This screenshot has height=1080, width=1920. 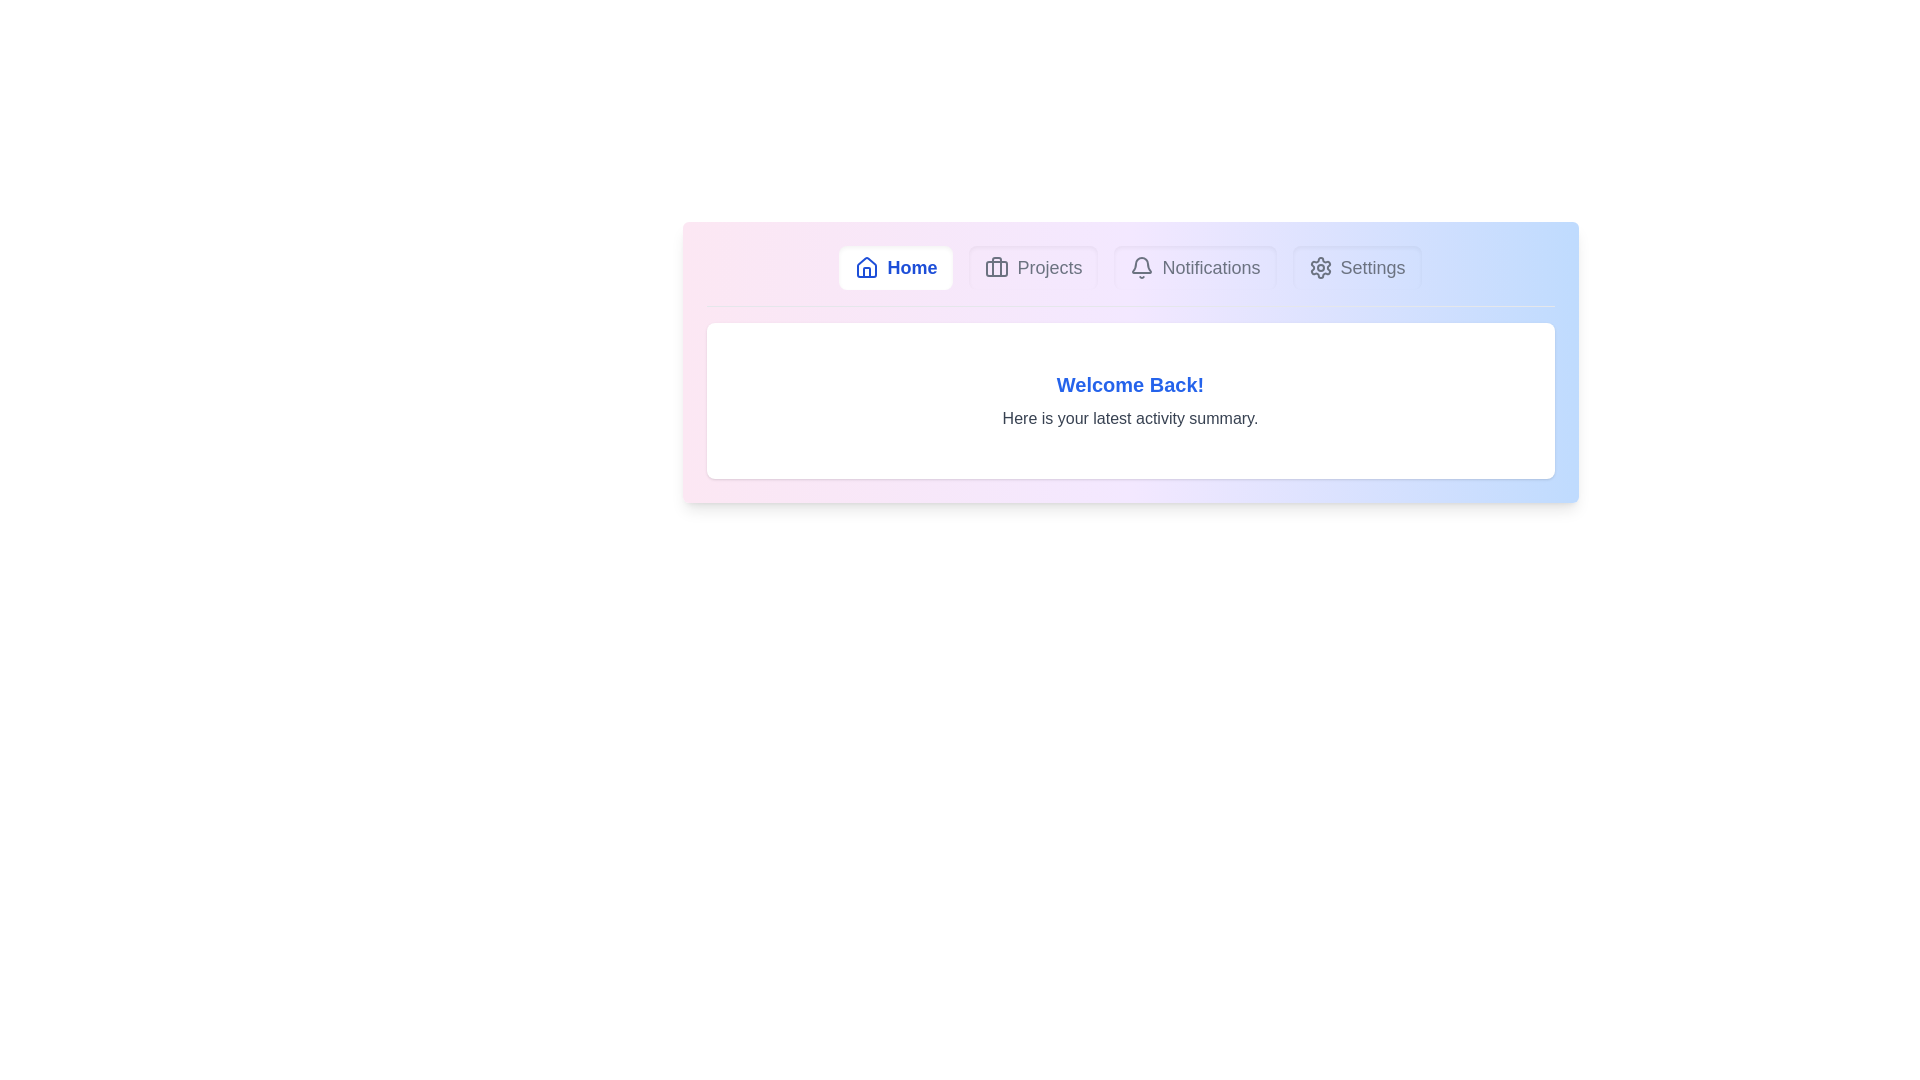 What do you see at coordinates (1357, 266) in the screenshot?
I see `the tab labeled Settings to observe visual feedback` at bounding box center [1357, 266].